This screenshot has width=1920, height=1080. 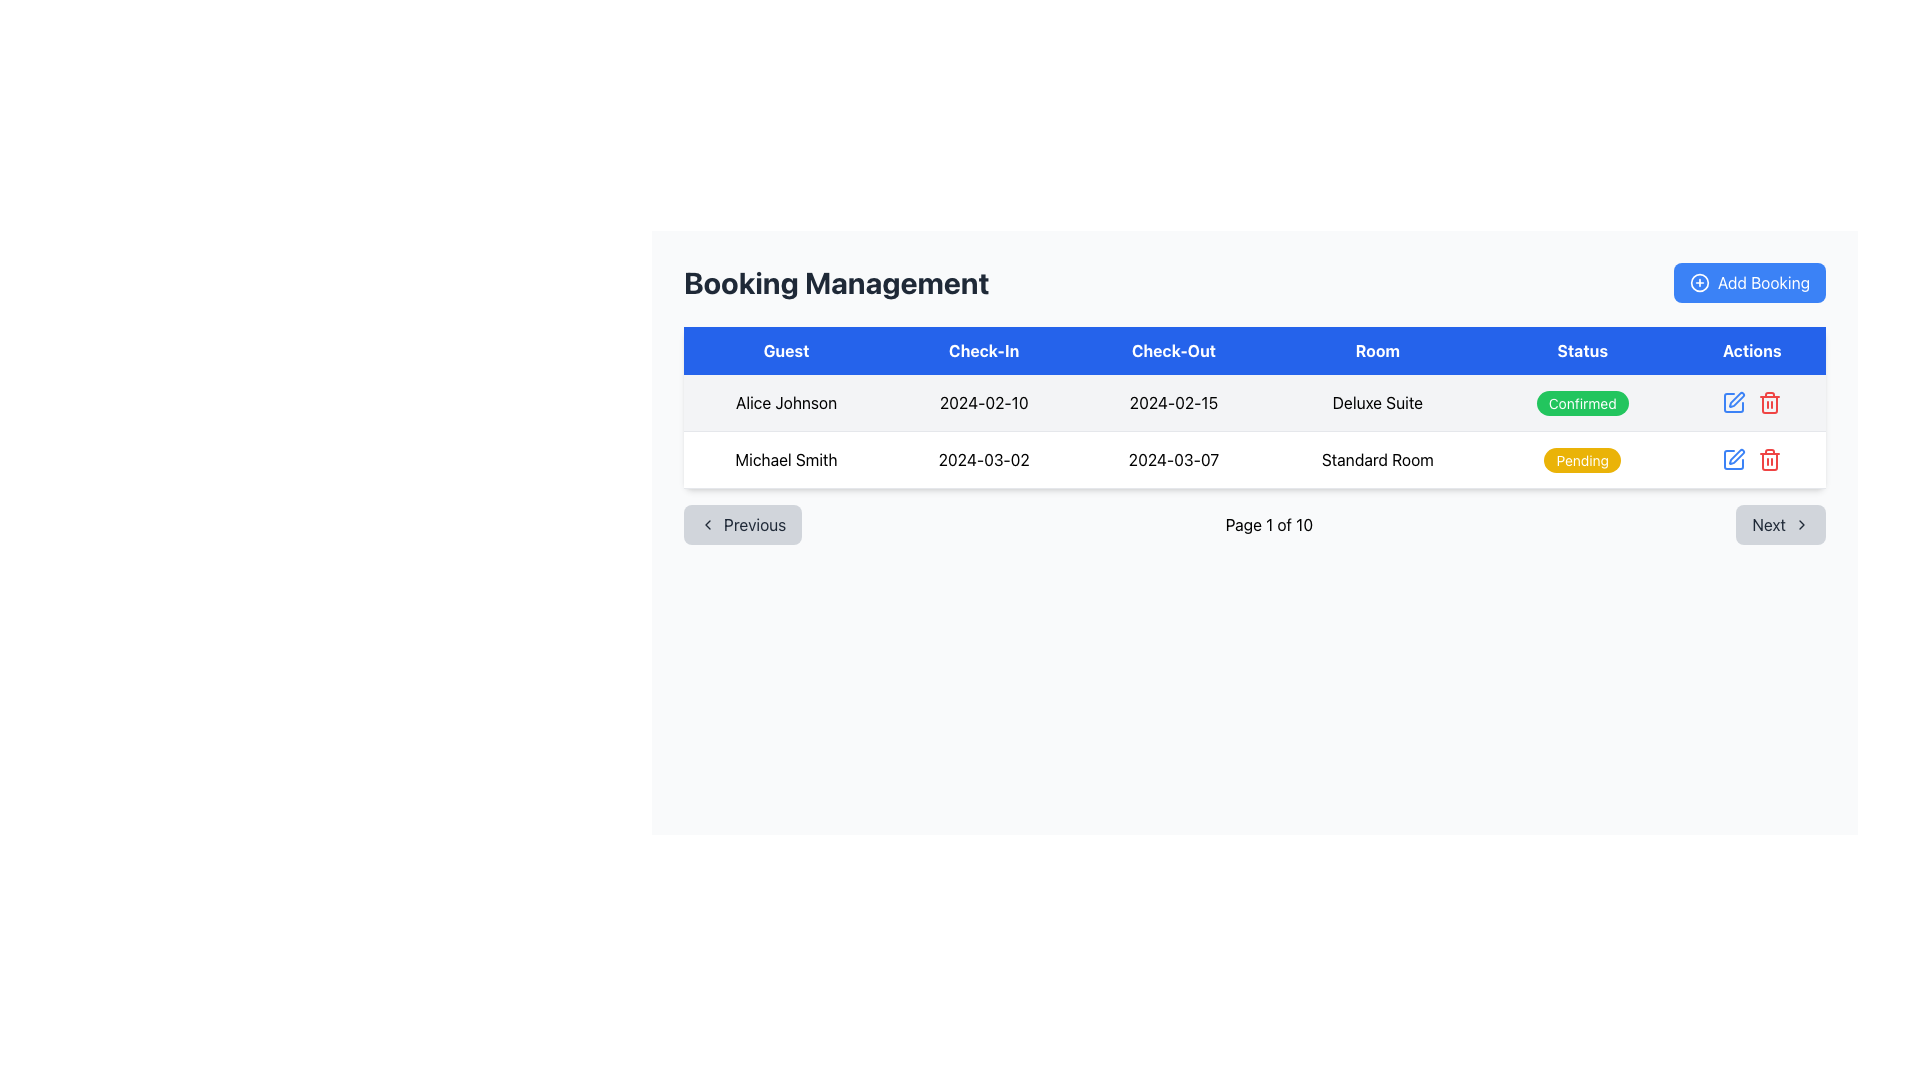 What do you see at coordinates (1751, 459) in the screenshot?
I see `the red delete icon (trash can) in the Interactive Toolbar` at bounding box center [1751, 459].